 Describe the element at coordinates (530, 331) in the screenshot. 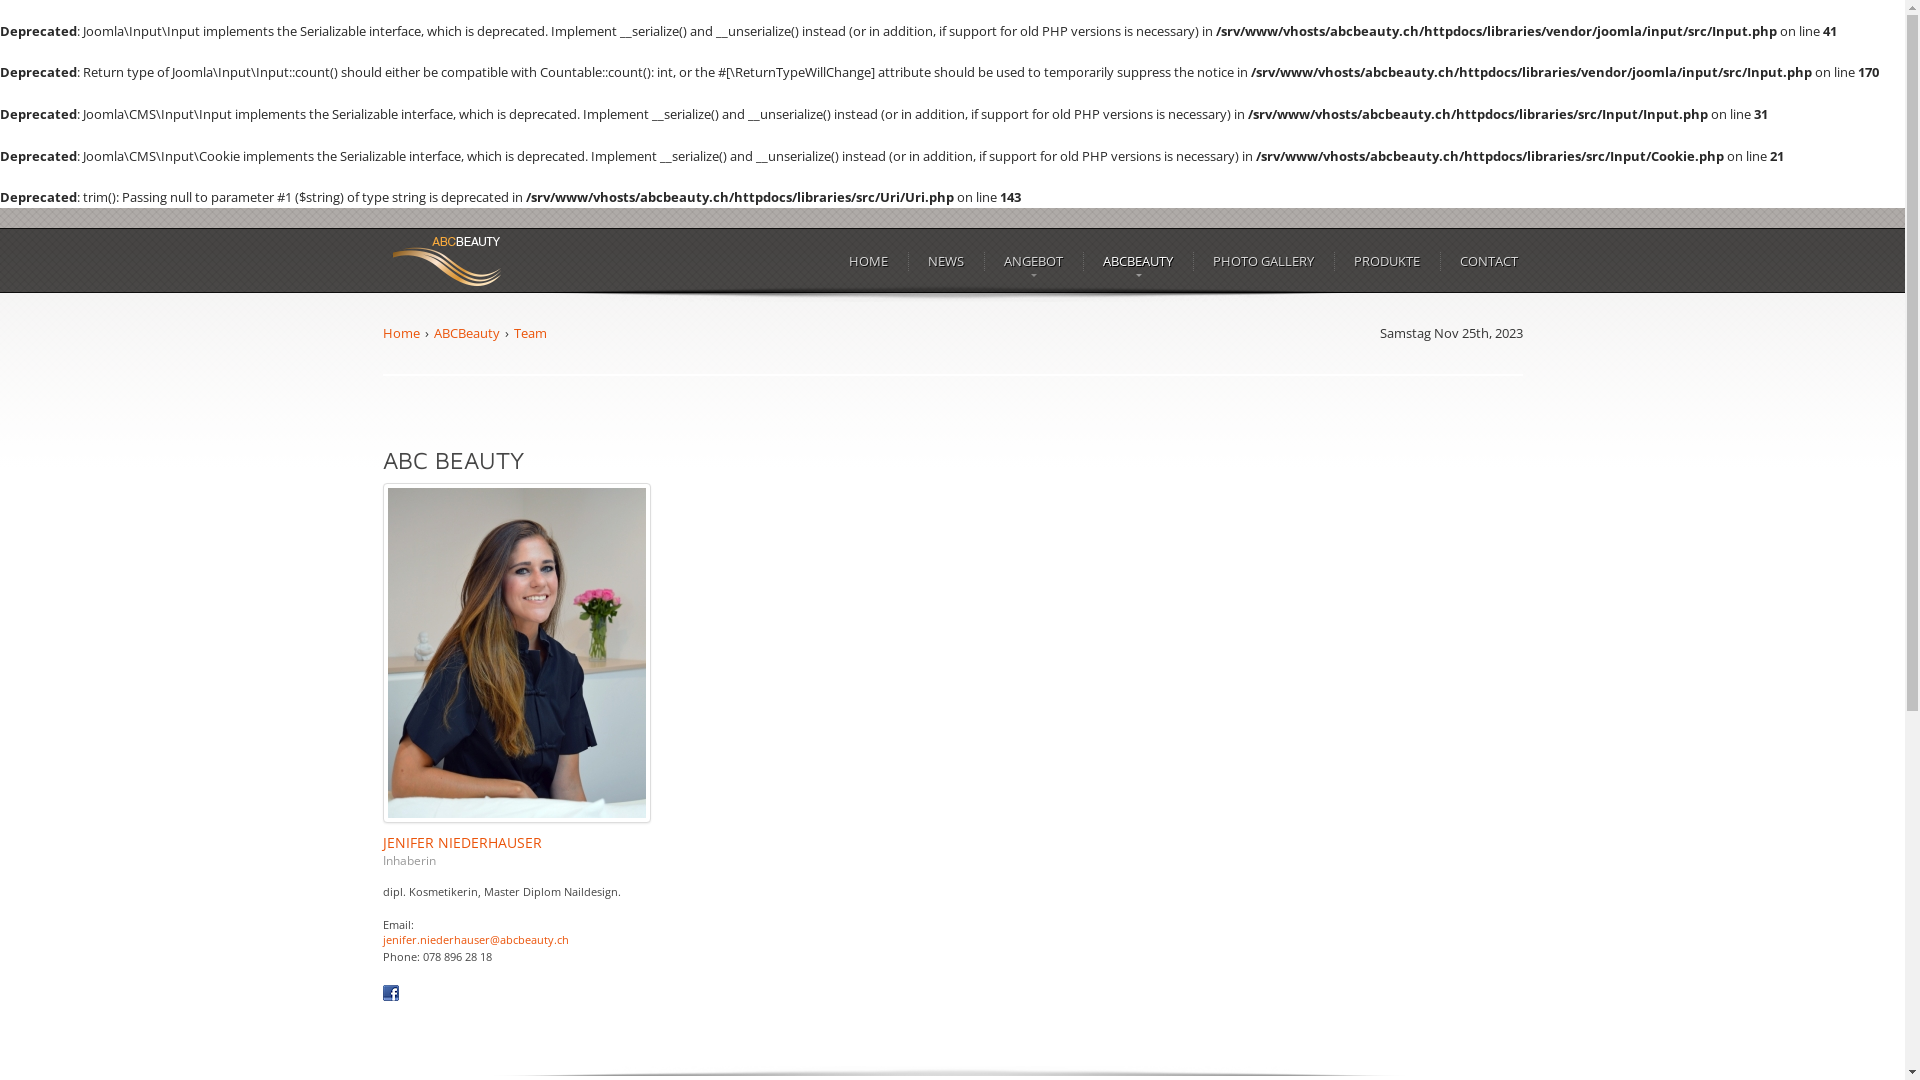

I see `'Team'` at that location.